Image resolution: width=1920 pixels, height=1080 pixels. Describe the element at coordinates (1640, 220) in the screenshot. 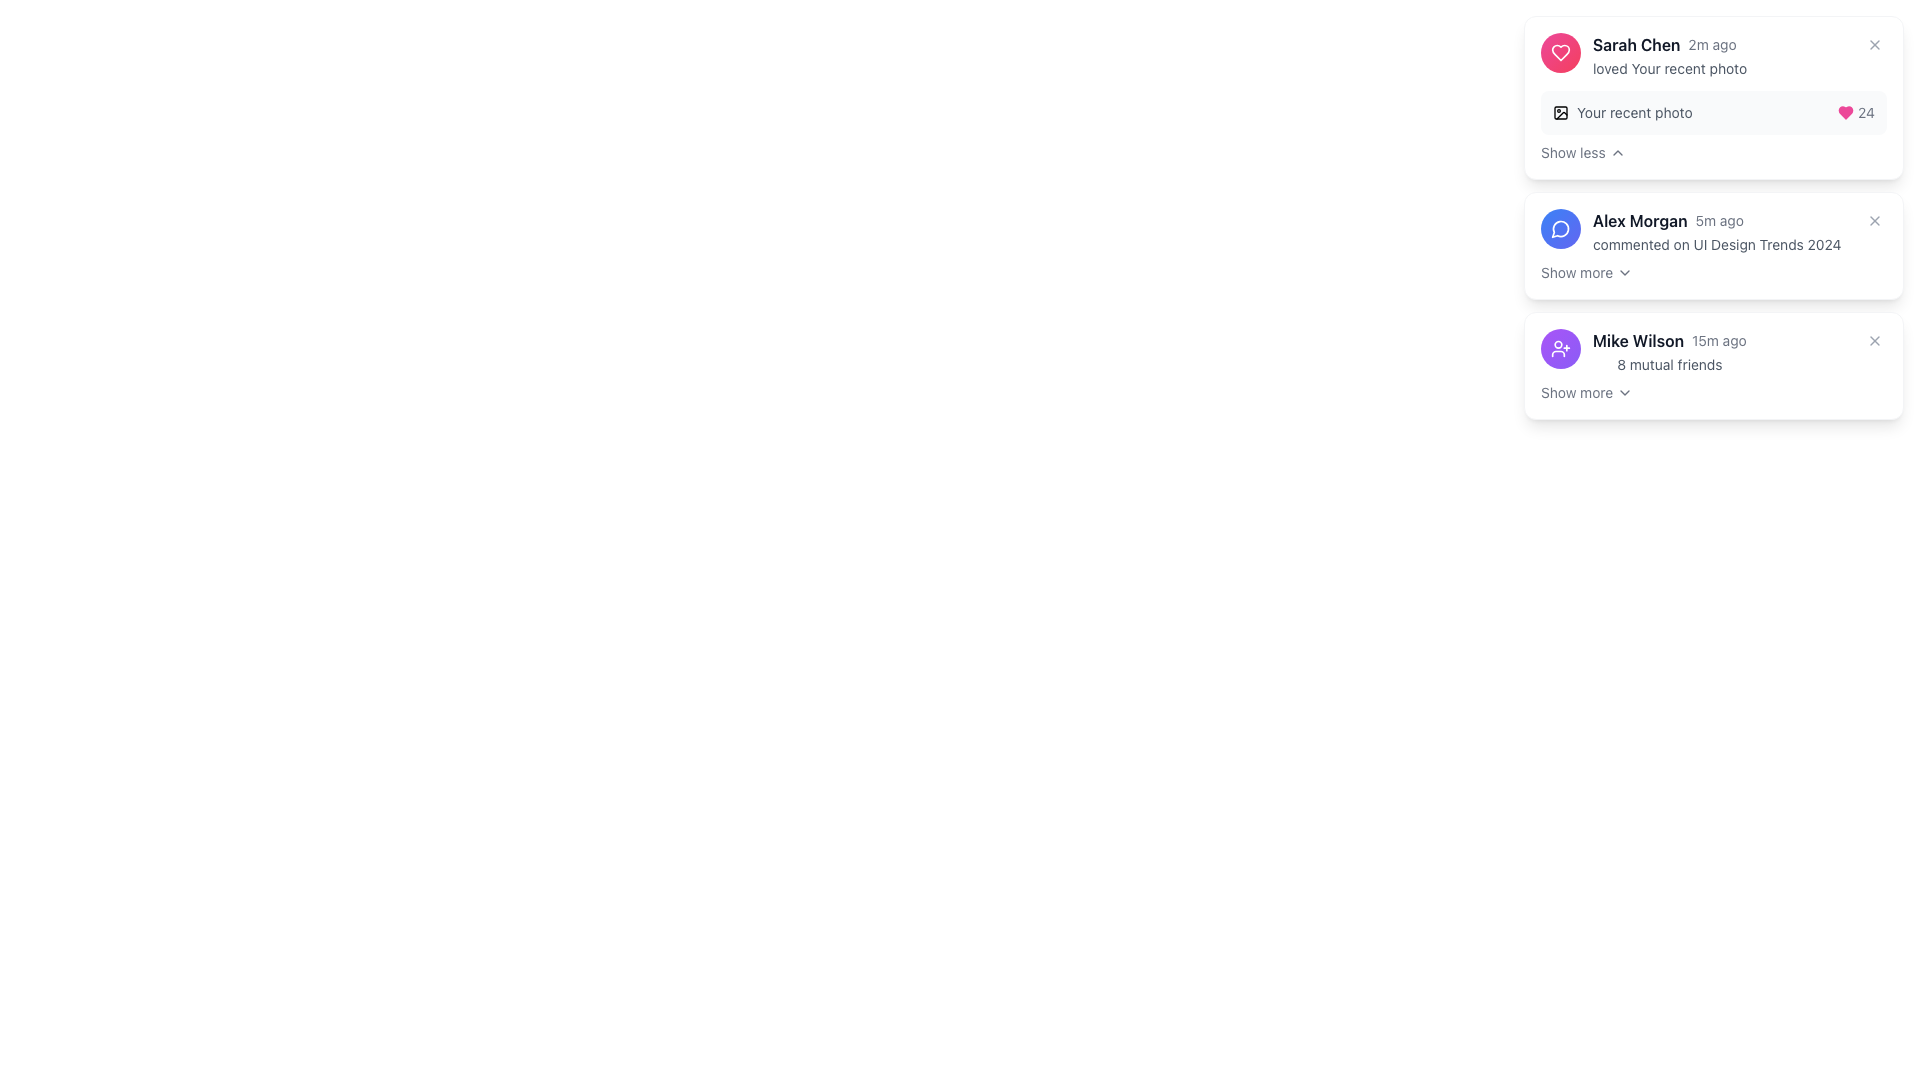

I see `the static text label displaying 'Alex Morgan', which is prominently positioned on the right of a user profile image within a notification card` at that location.